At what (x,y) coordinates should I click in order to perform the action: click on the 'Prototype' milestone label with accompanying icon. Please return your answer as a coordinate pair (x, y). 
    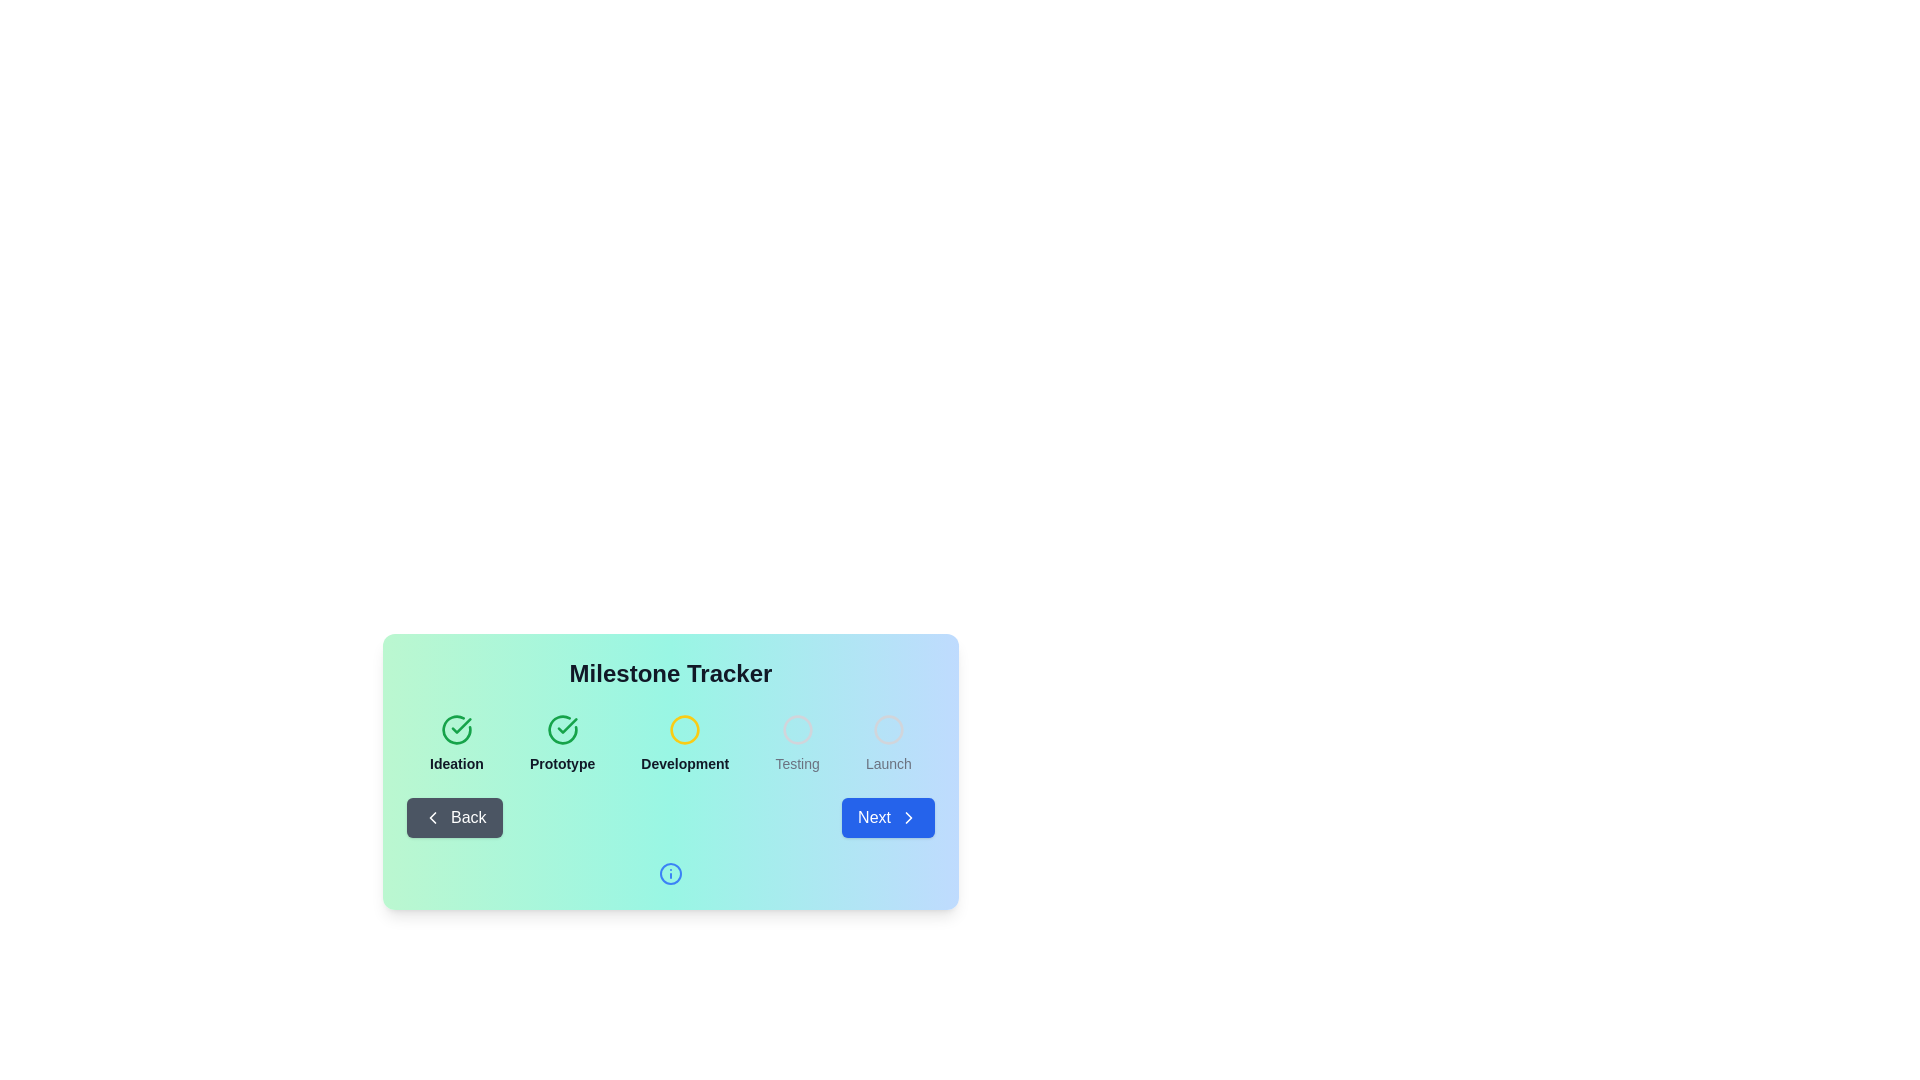
    Looking at the image, I should click on (561, 744).